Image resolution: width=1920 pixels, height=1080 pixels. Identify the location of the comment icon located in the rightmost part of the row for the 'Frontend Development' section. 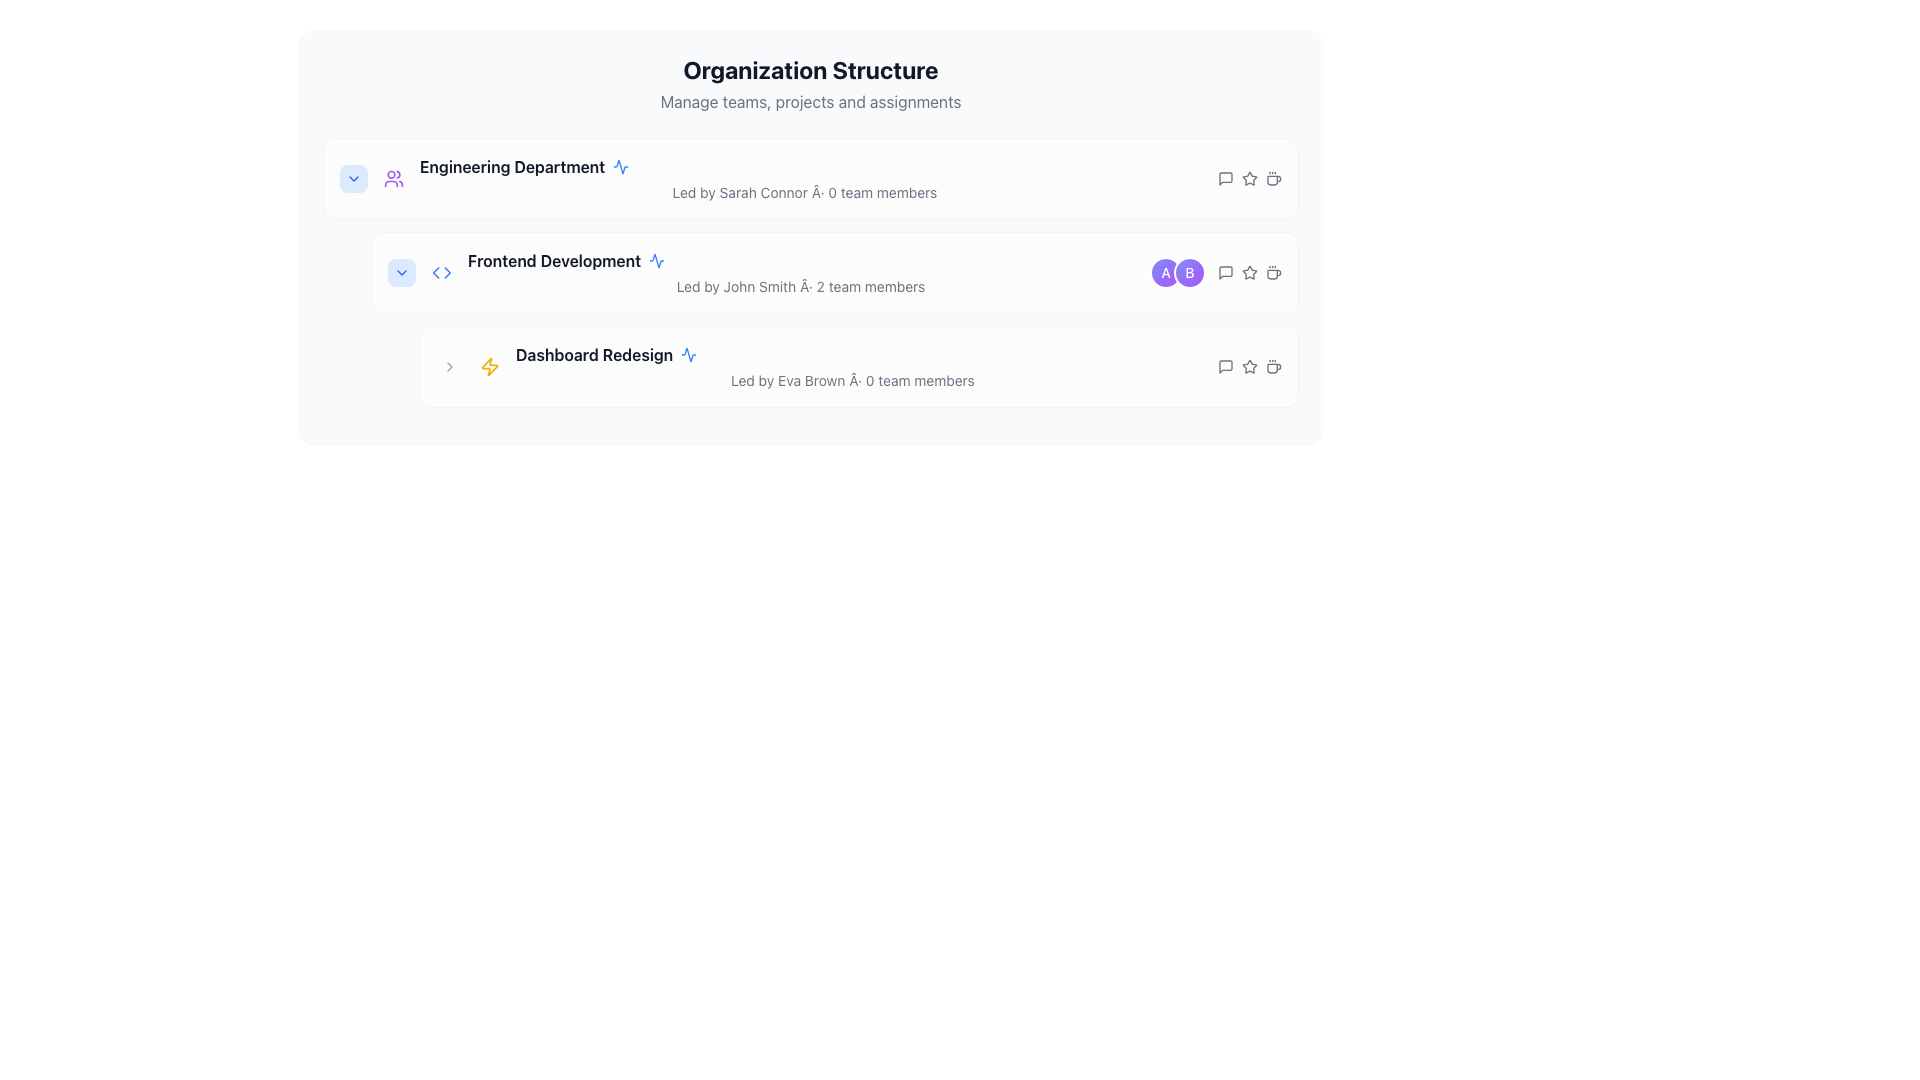
(1224, 273).